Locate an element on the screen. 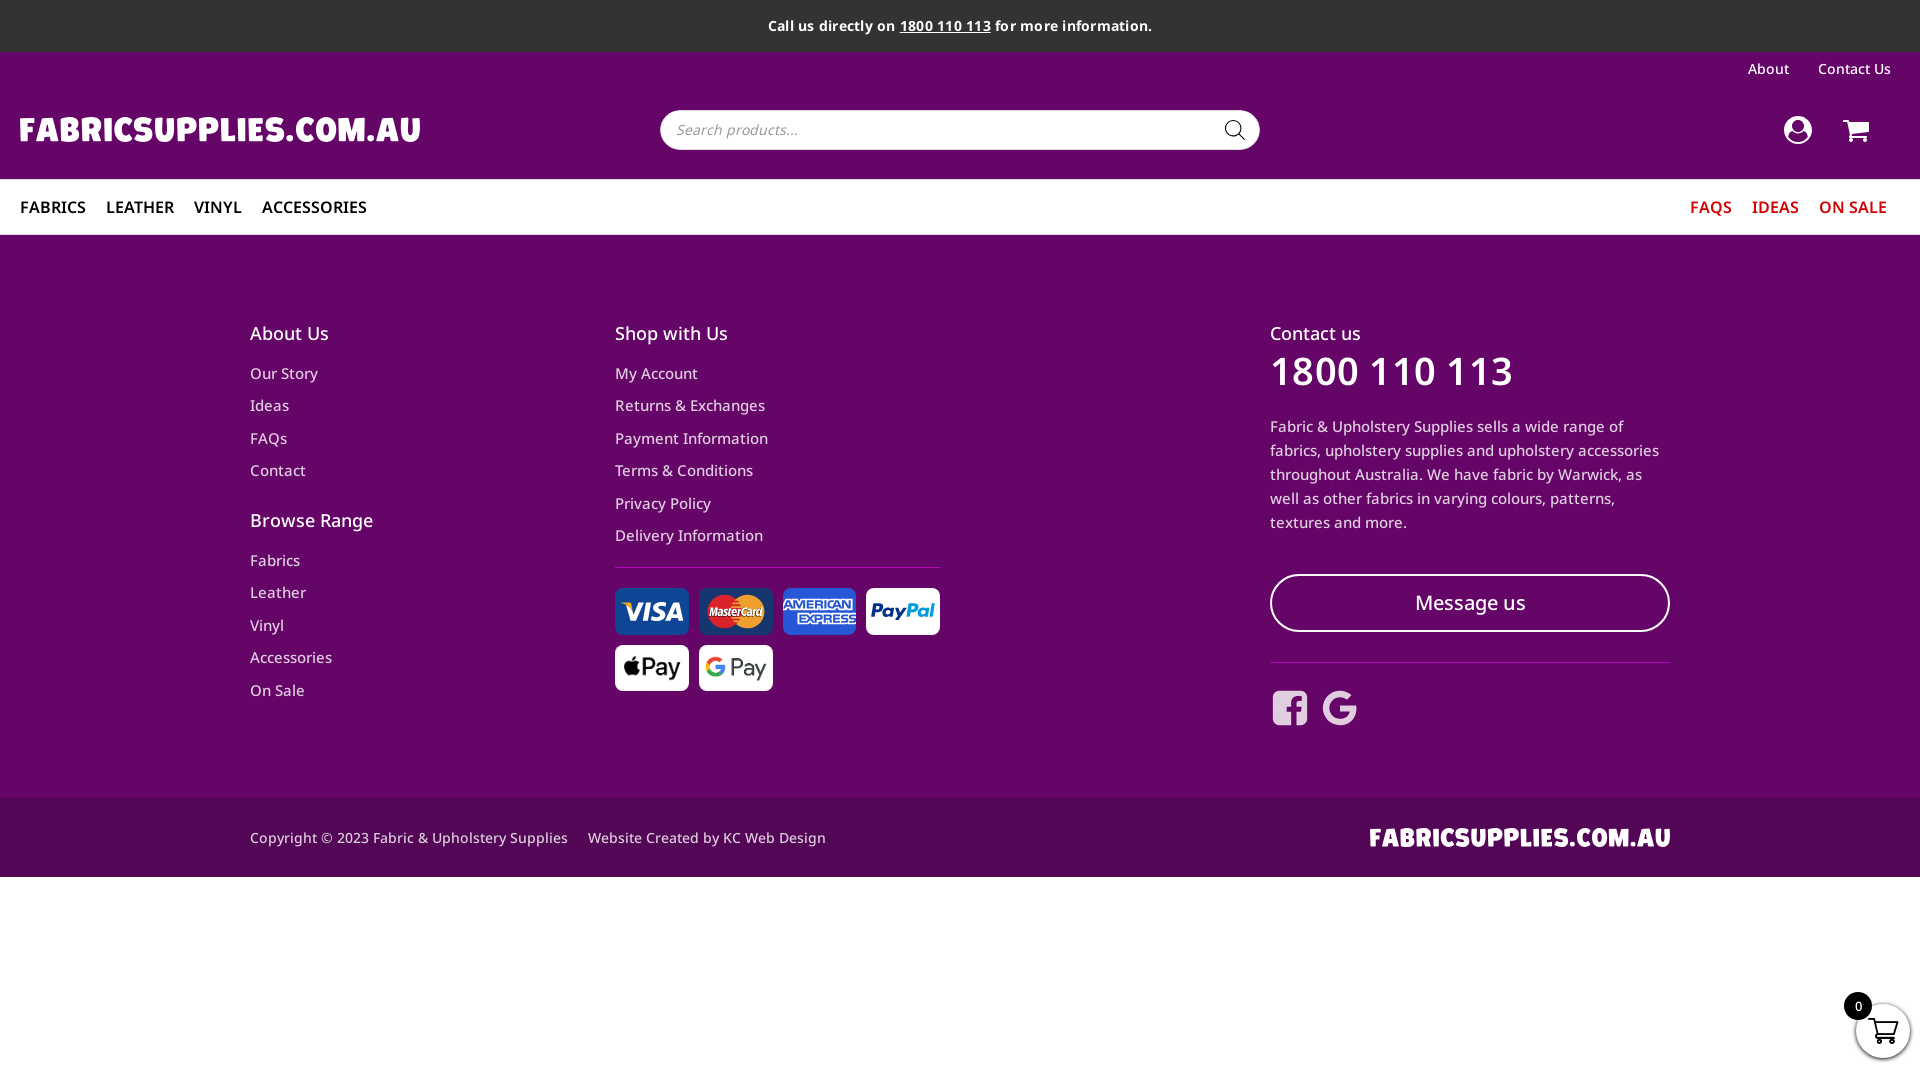  'ACCESSORIES' is located at coordinates (313, 207).